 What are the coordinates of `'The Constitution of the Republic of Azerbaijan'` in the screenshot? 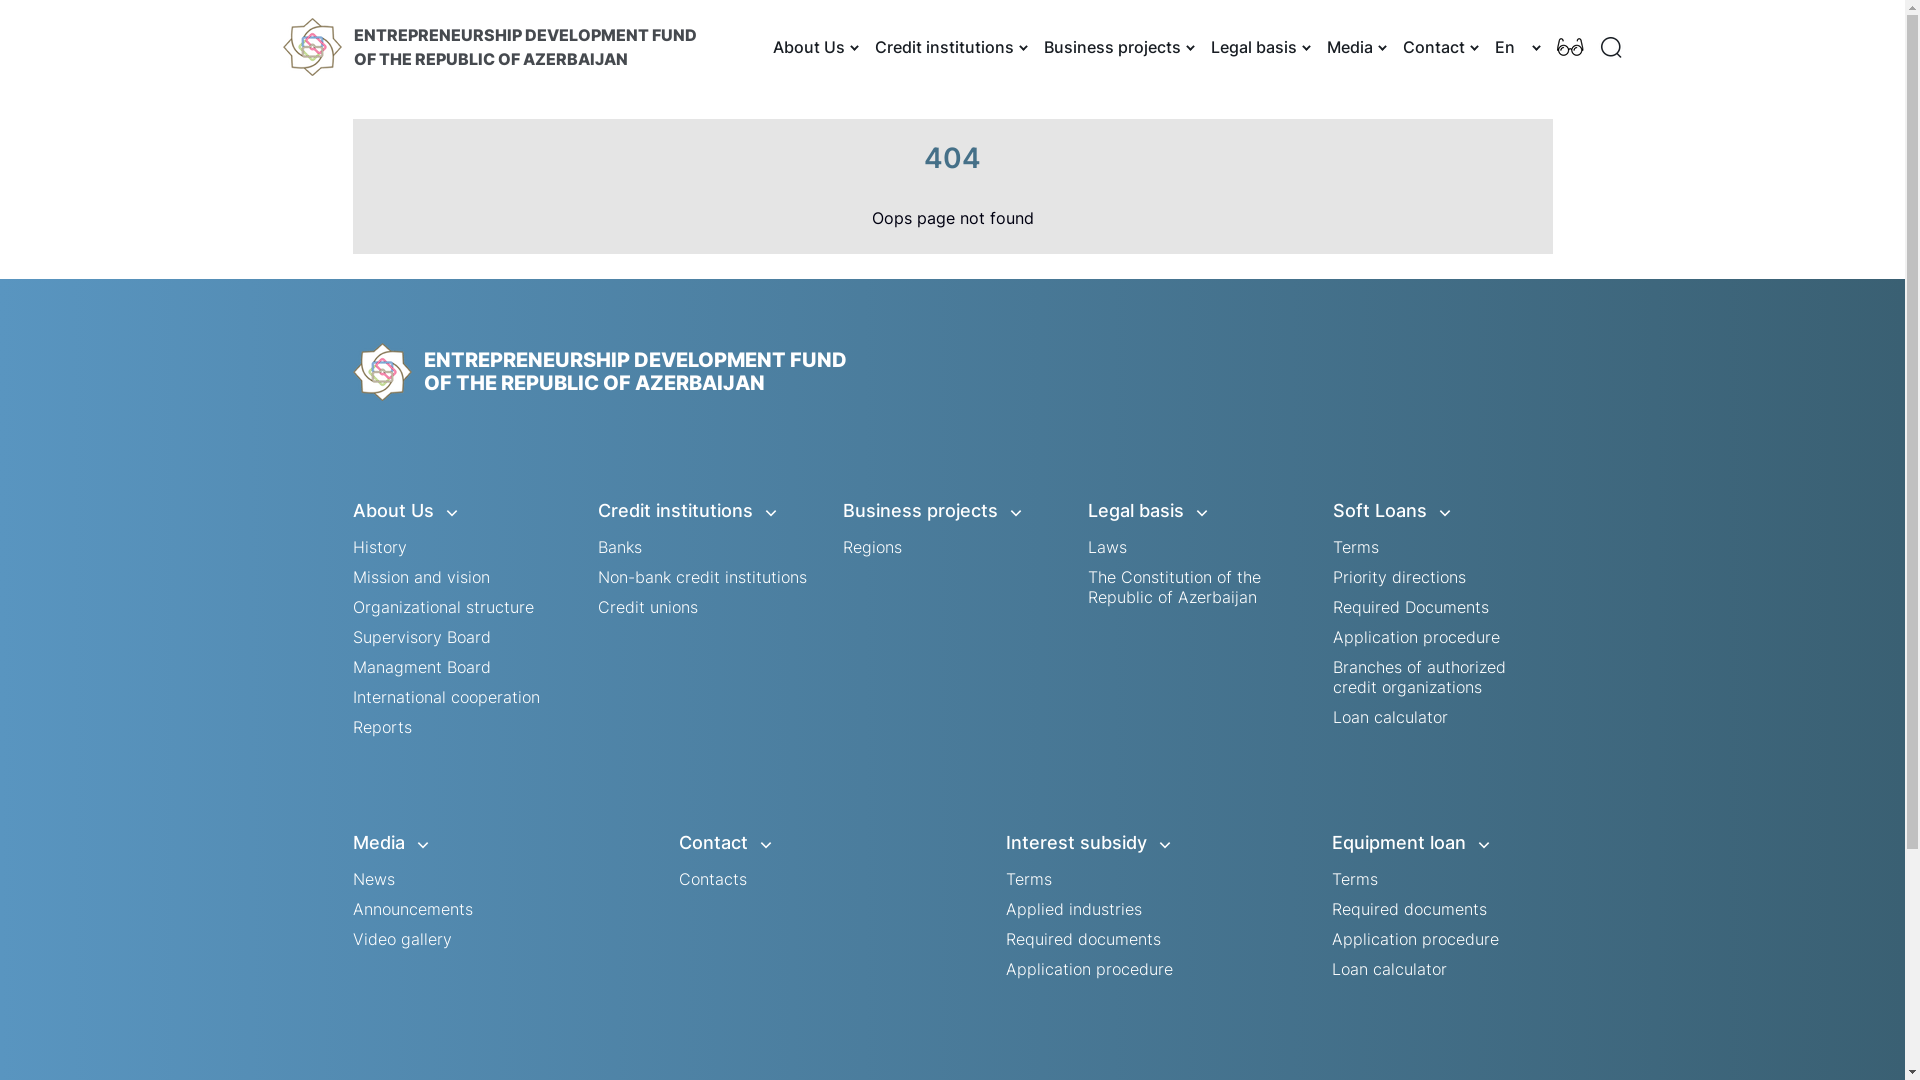 It's located at (1087, 585).